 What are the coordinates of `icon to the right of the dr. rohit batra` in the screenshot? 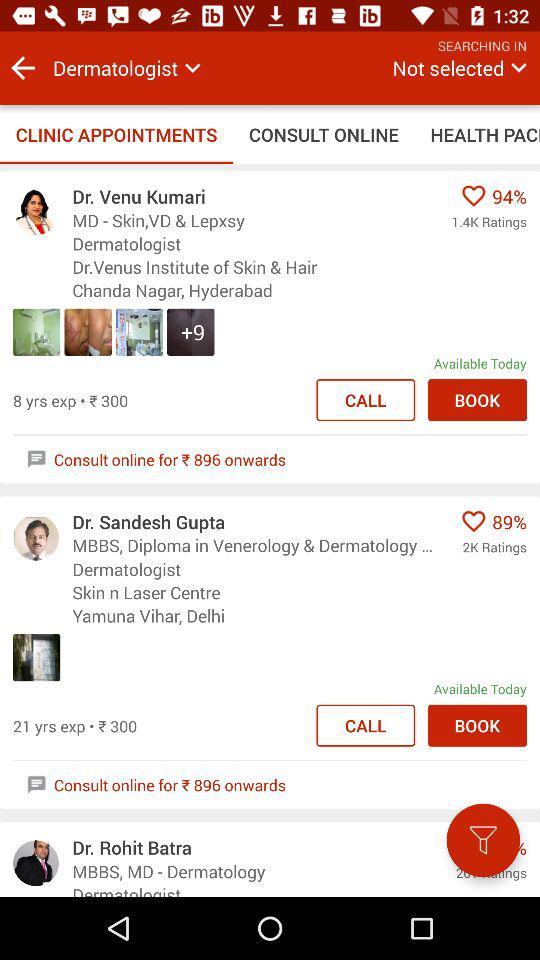 It's located at (482, 840).